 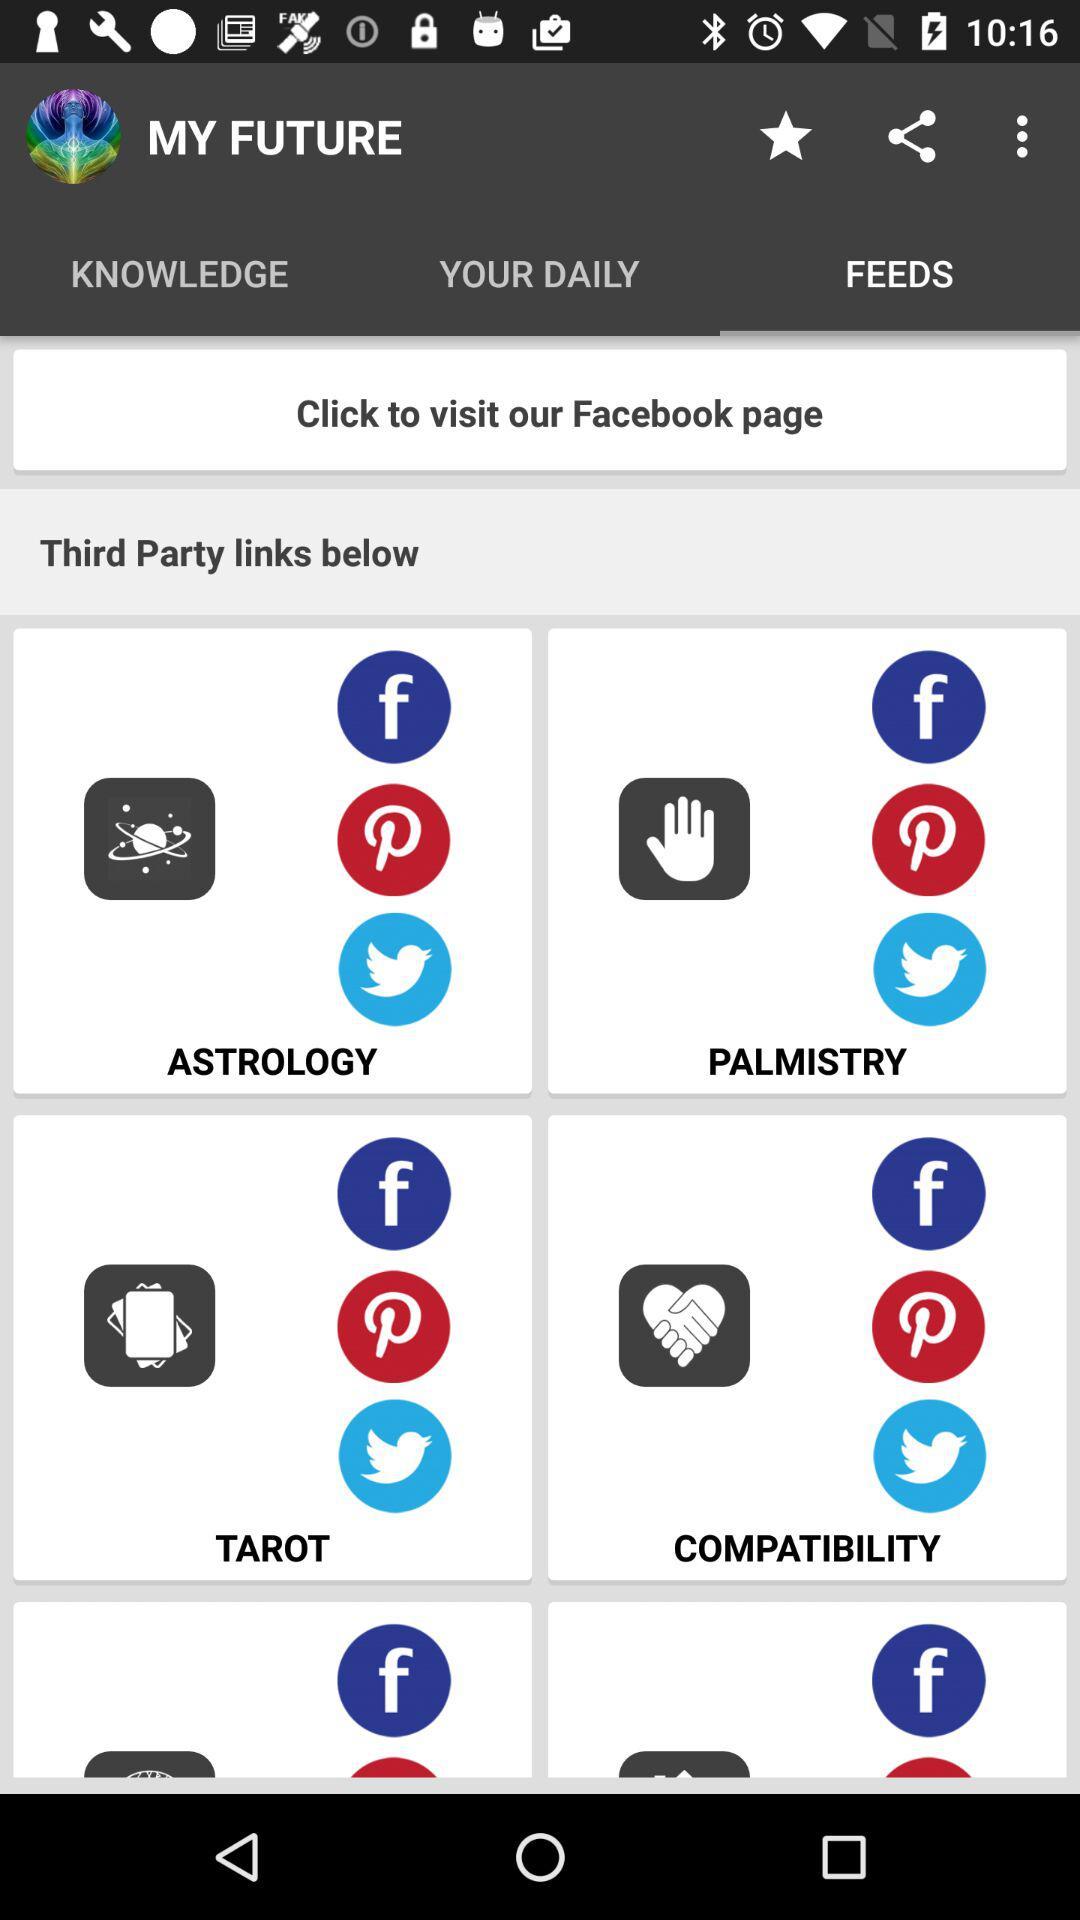 What do you see at coordinates (929, 1456) in the screenshot?
I see `twitter` at bounding box center [929, 1456].